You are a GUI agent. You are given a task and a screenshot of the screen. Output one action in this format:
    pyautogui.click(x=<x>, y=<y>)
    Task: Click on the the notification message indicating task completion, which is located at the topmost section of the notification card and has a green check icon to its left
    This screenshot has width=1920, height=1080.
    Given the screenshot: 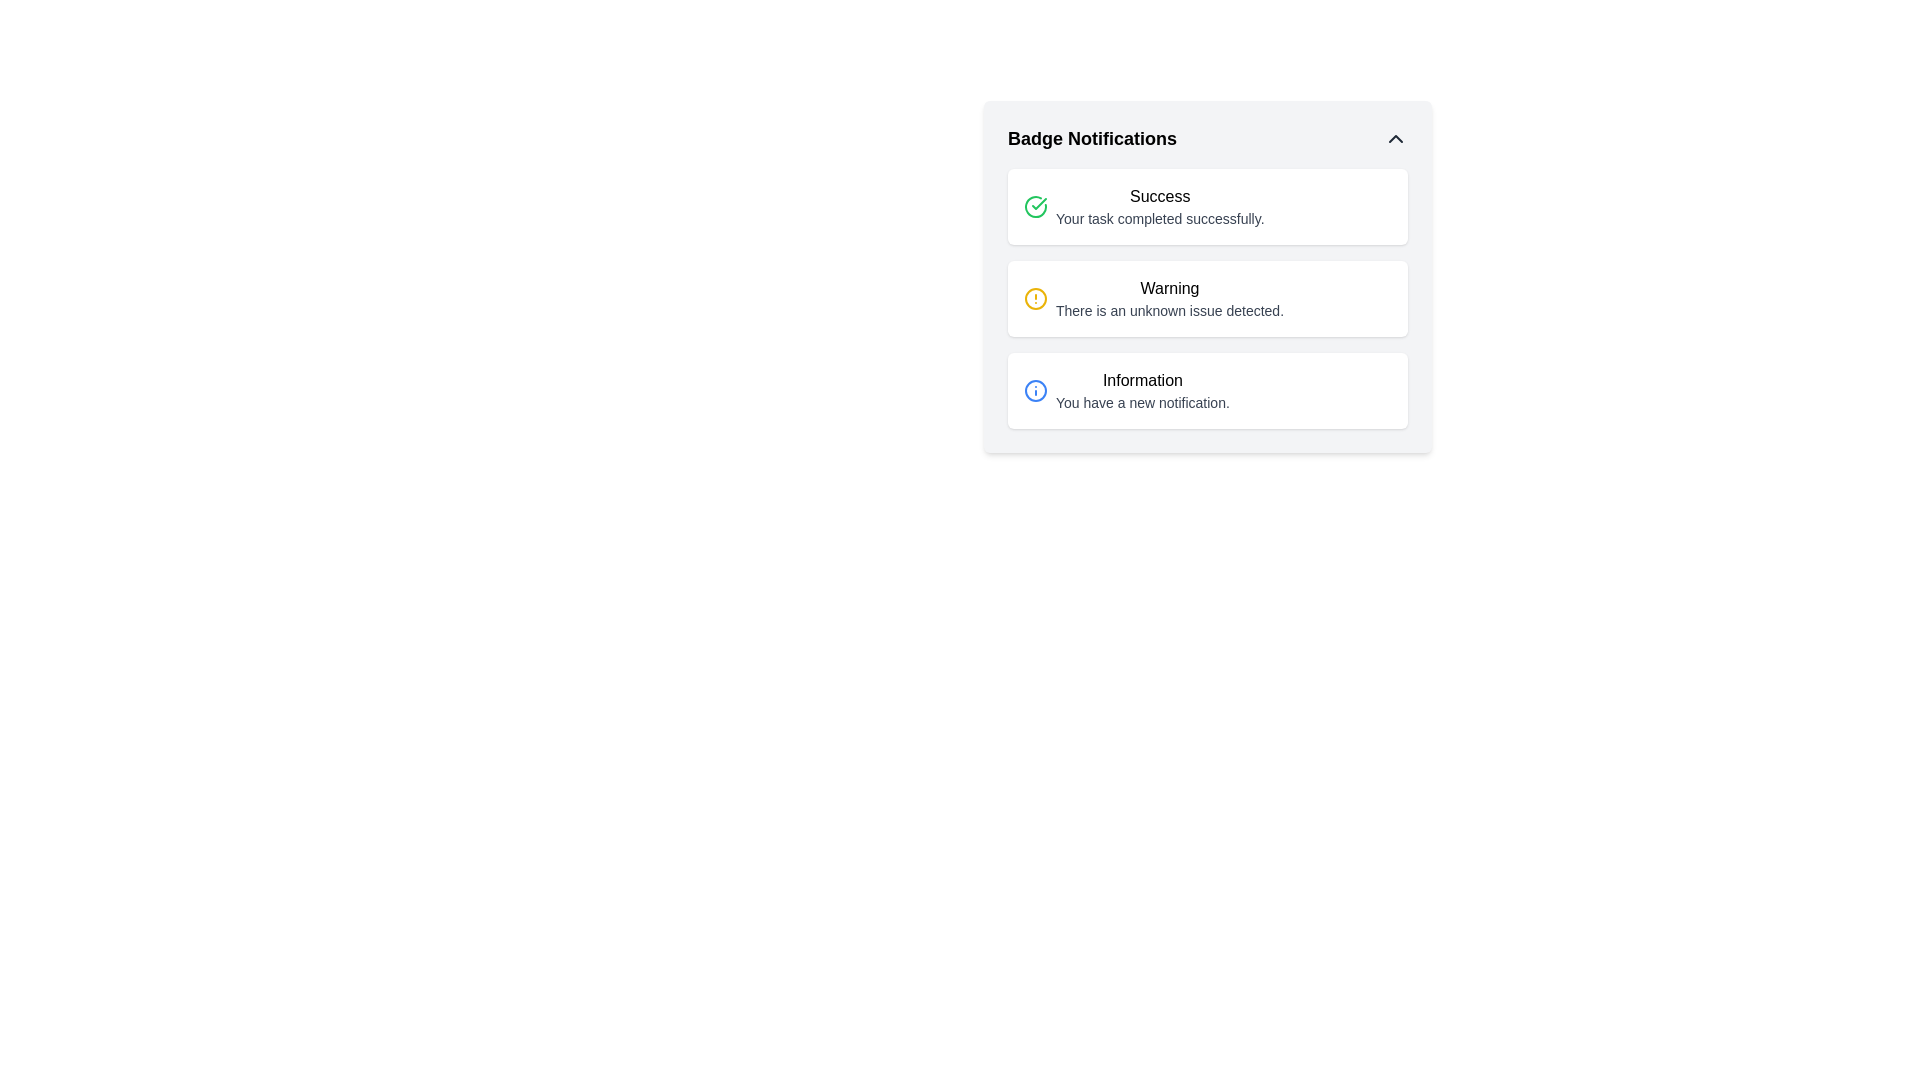 What is the action you would take?
    pyautogui.click(x=1160, y=207)
    